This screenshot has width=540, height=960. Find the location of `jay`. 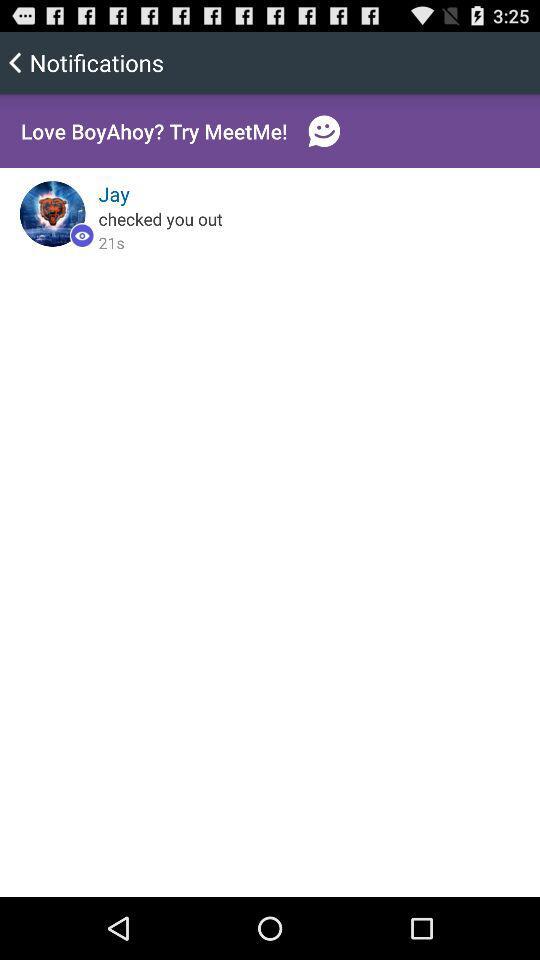

jay is located at coordinates (114, 194).